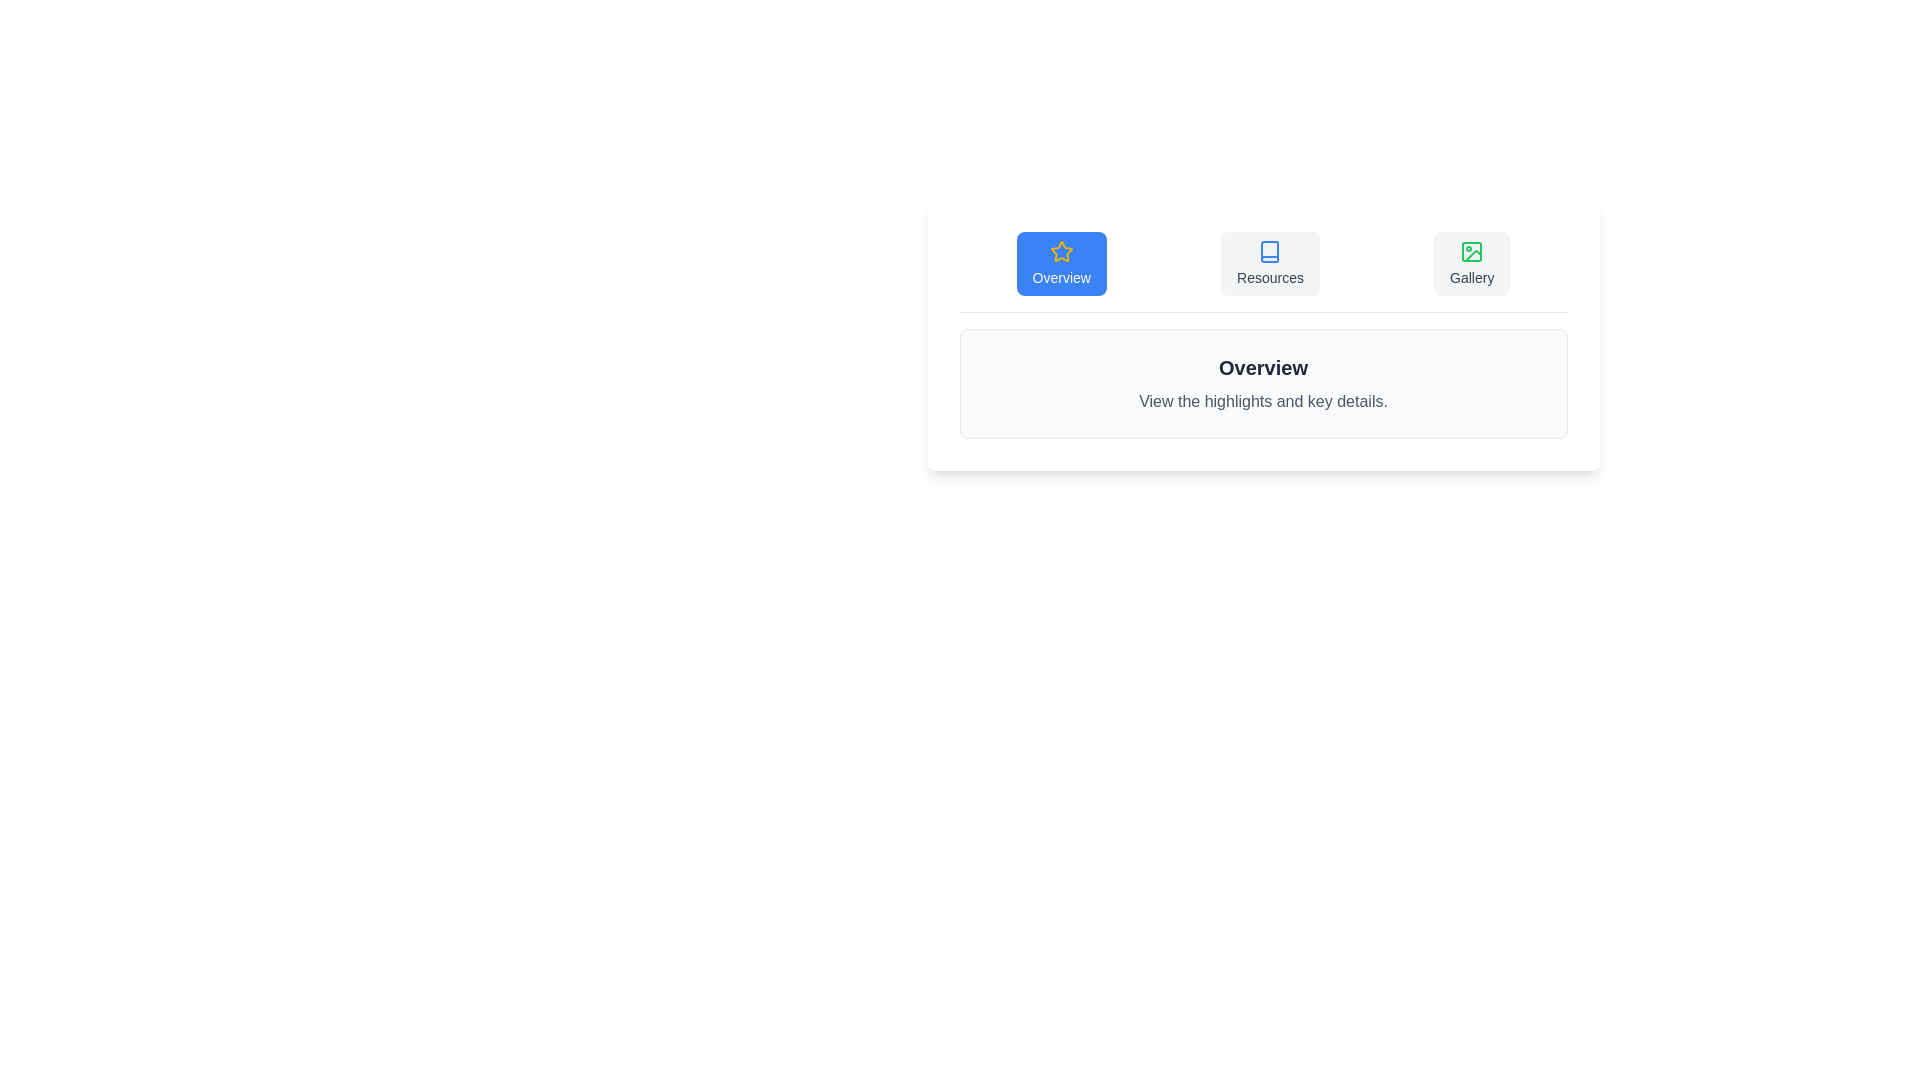  What do you see at coordinates (1269, 262) in the screenshot?
I see `the tab labeled Resources to switch the active content view` at bounding box center [1269, 262].